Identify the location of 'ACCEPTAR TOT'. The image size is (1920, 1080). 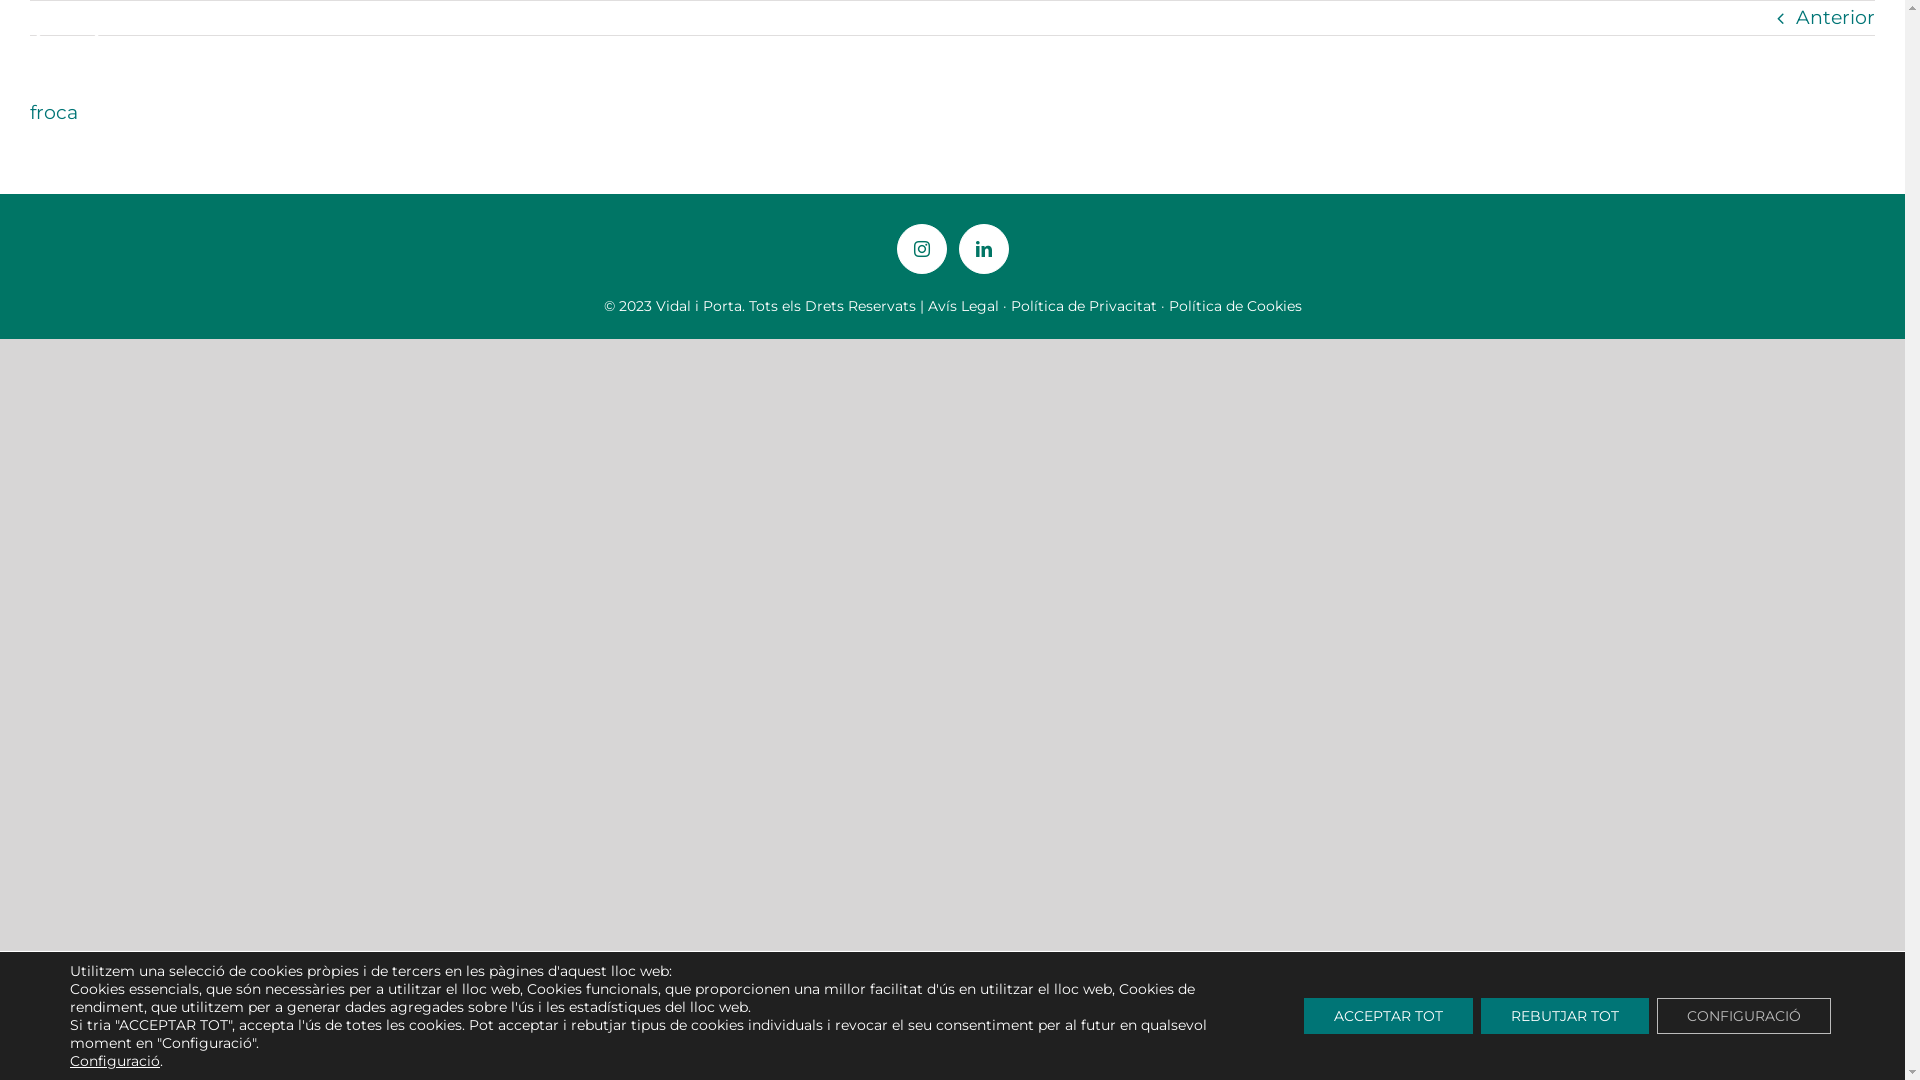
(1387, 1015).